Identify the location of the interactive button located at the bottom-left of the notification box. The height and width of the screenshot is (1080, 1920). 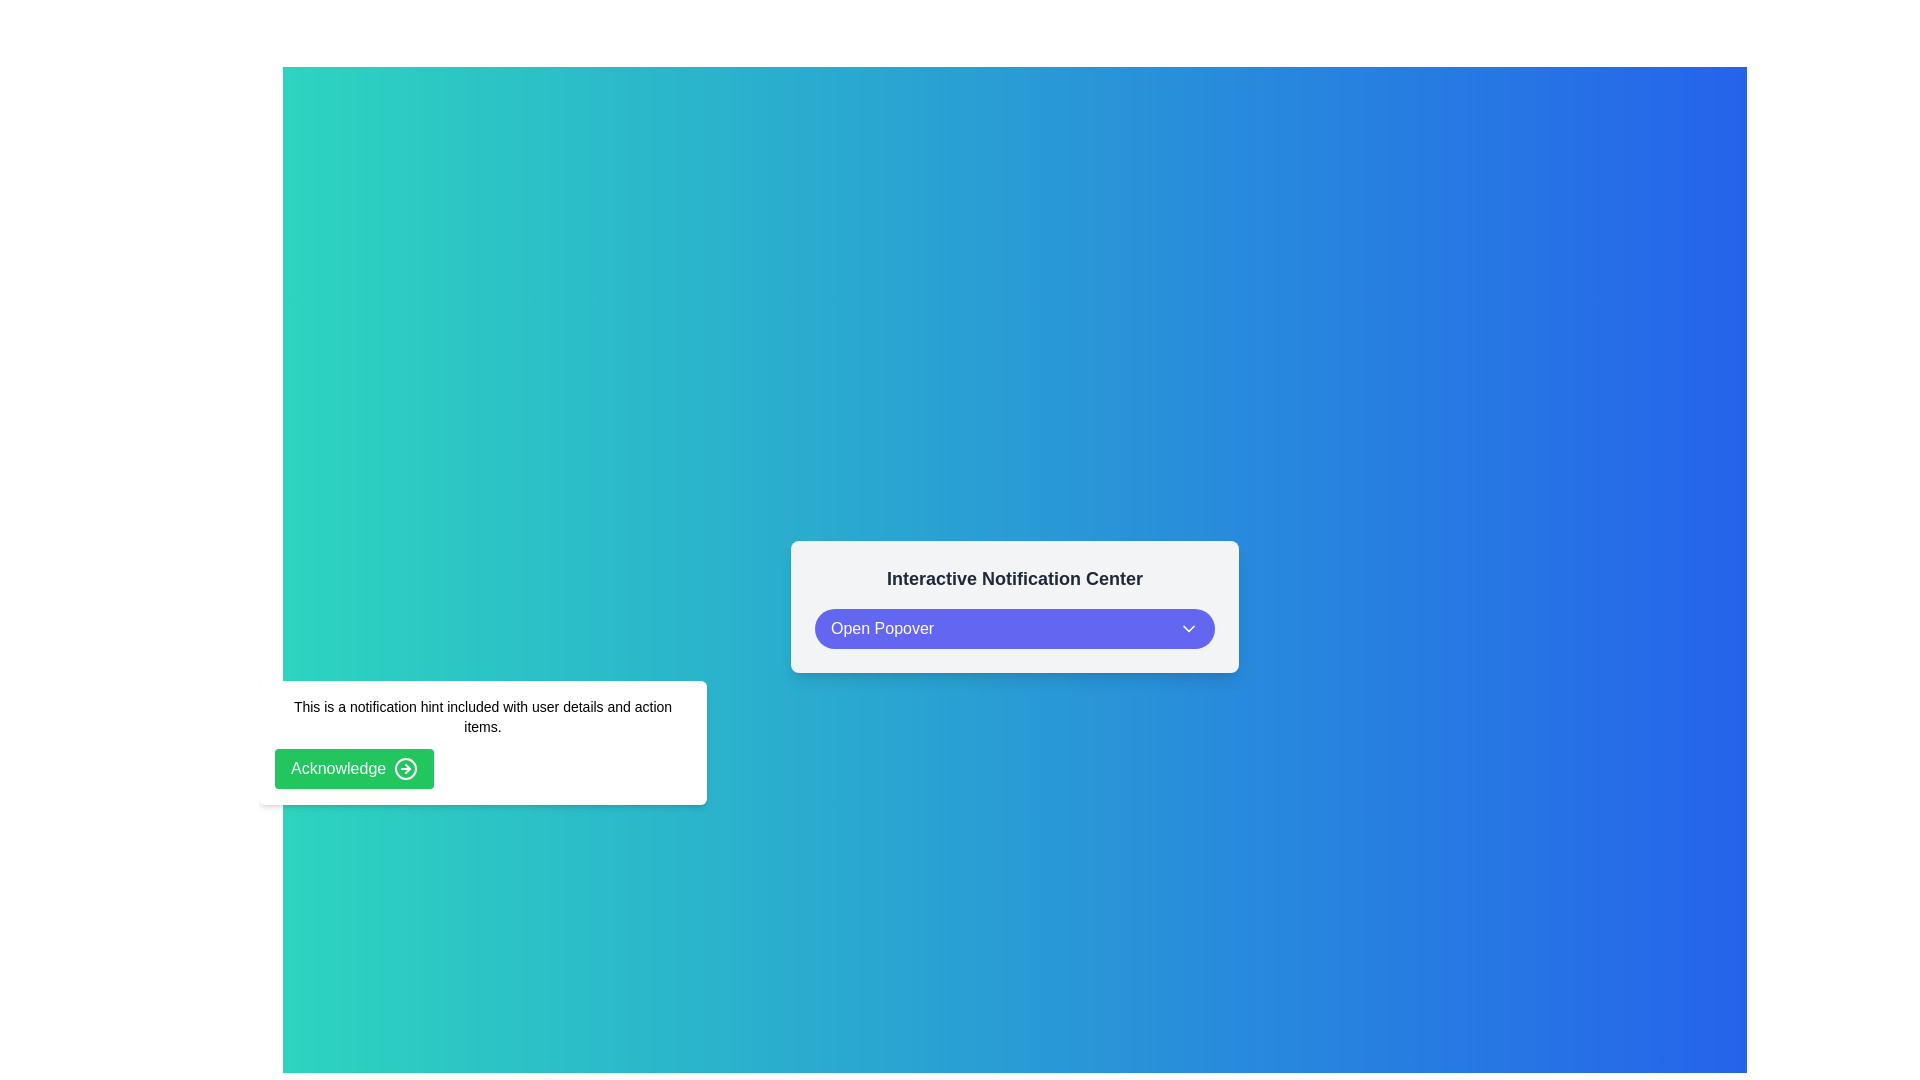
(354, 767).